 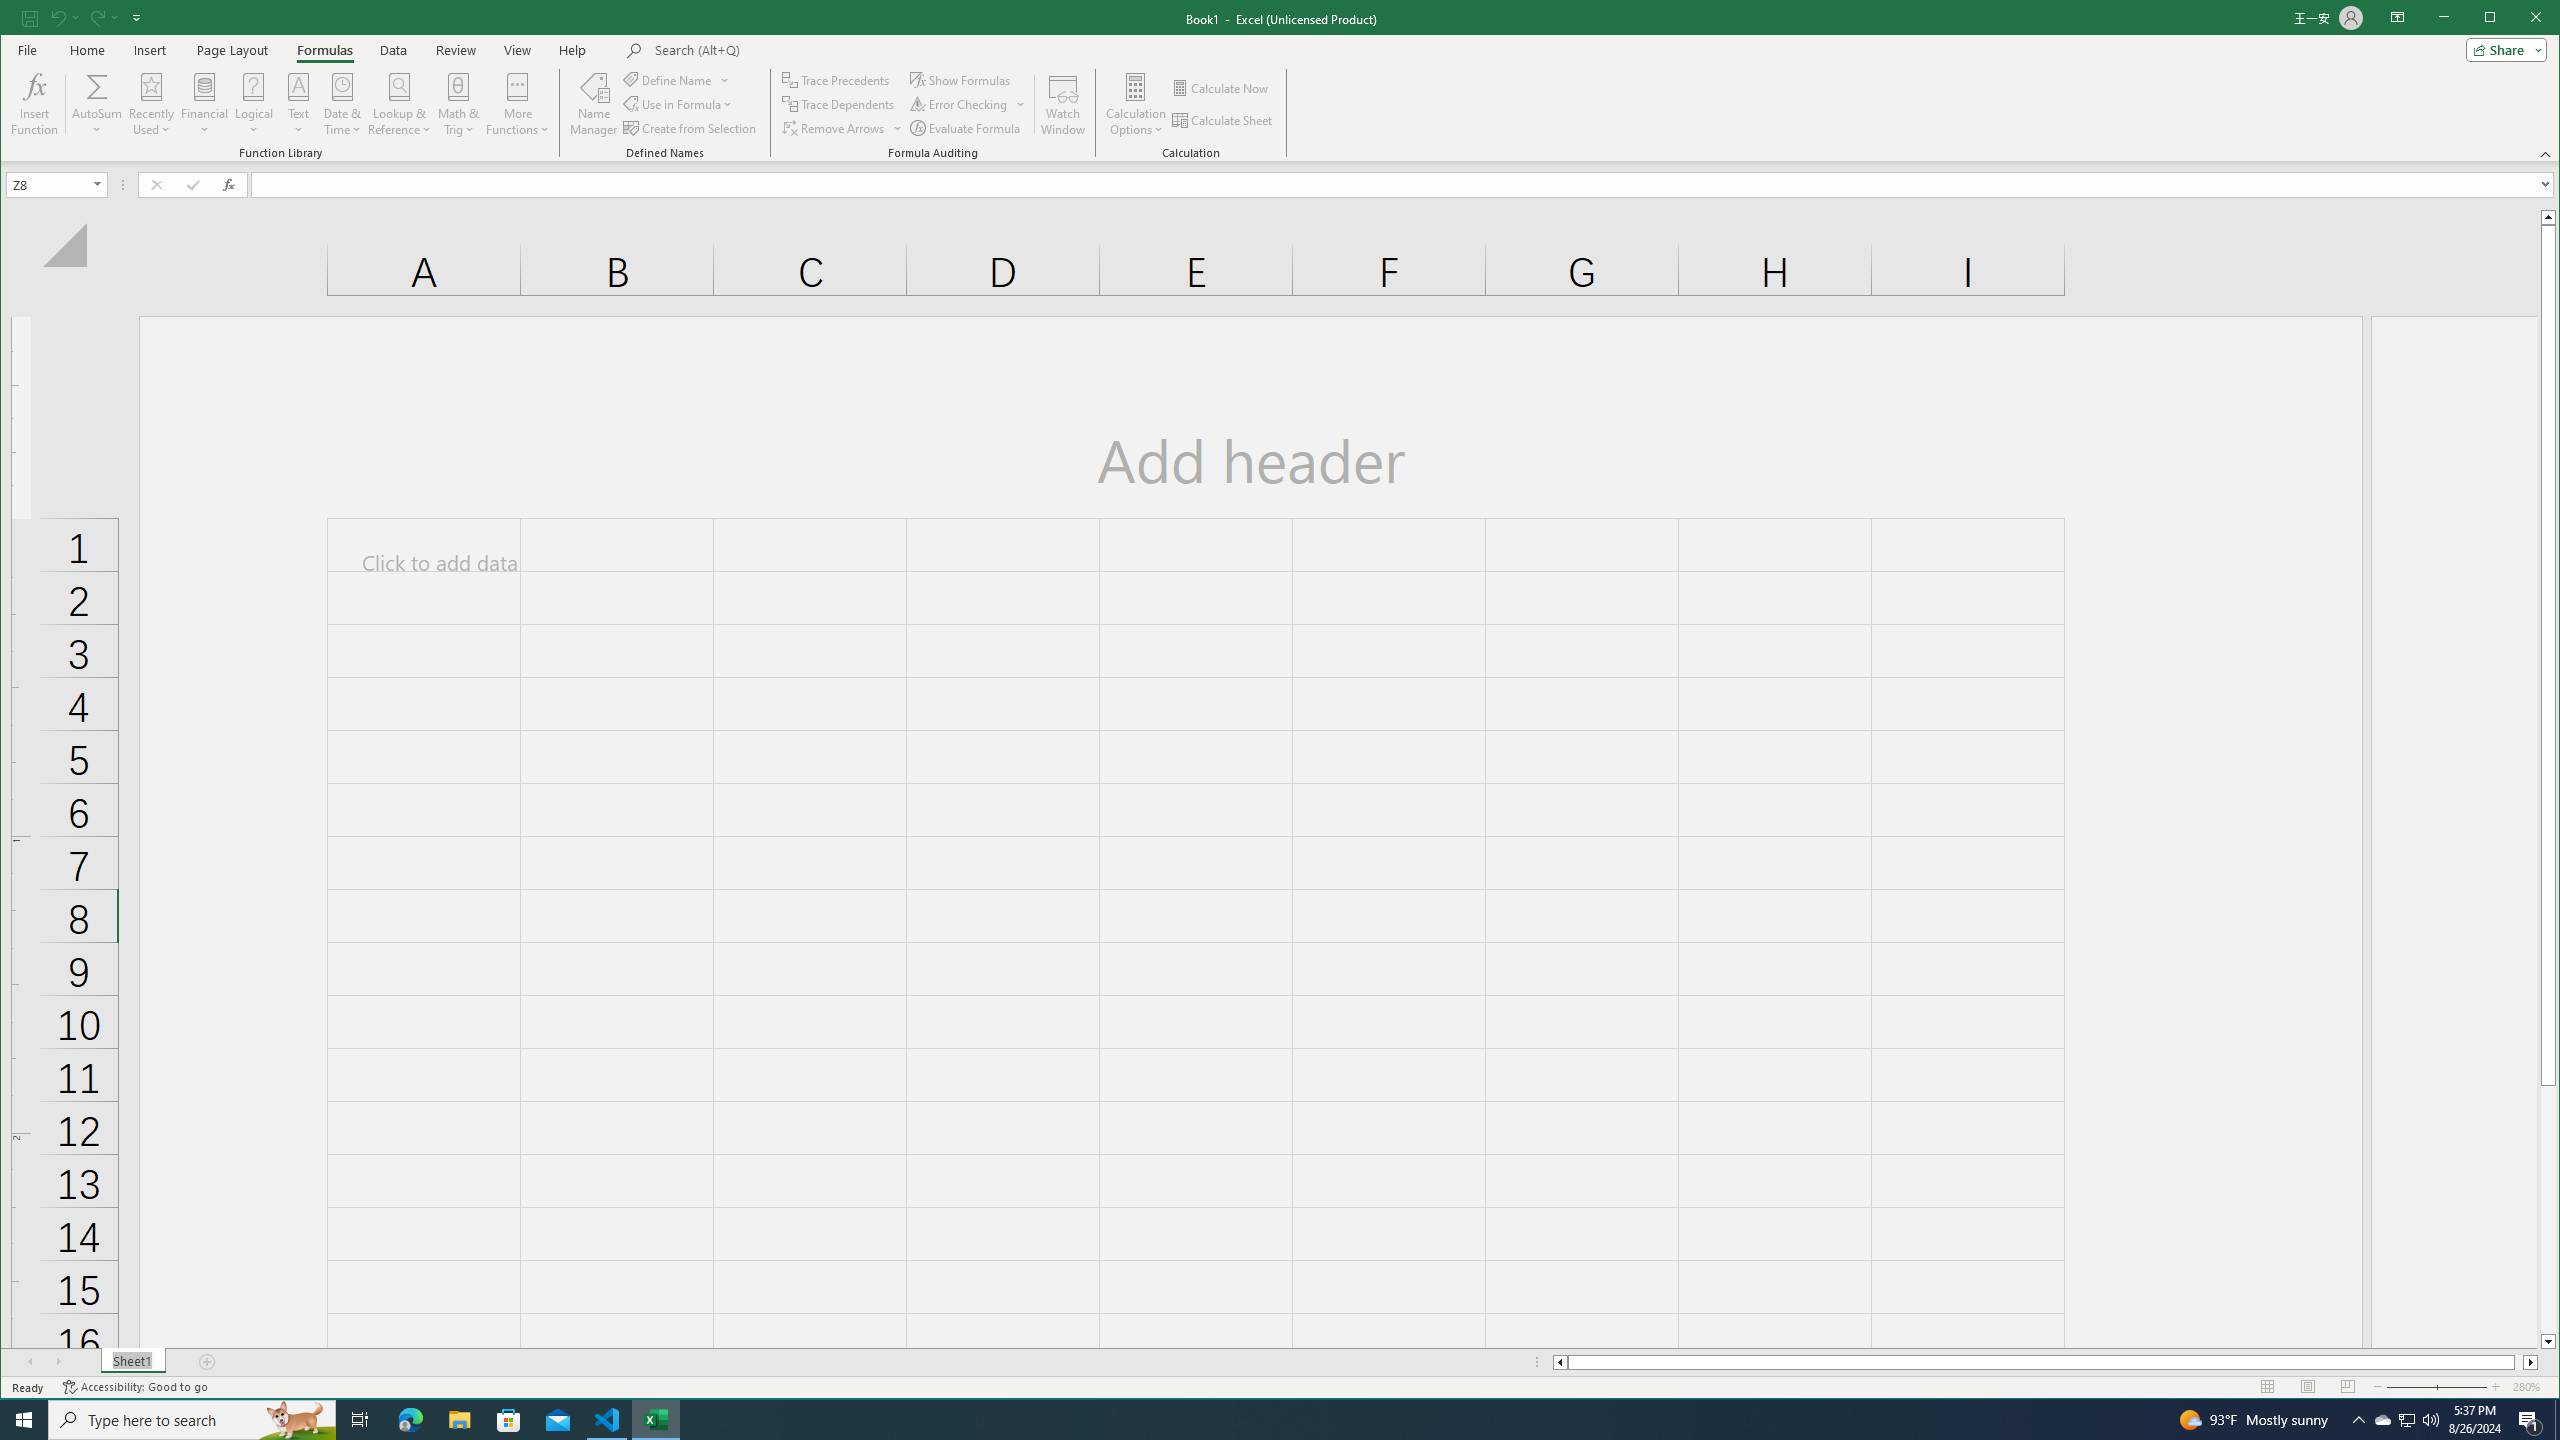 I want to click on 'Maximize', so click(x=2519, y=19).